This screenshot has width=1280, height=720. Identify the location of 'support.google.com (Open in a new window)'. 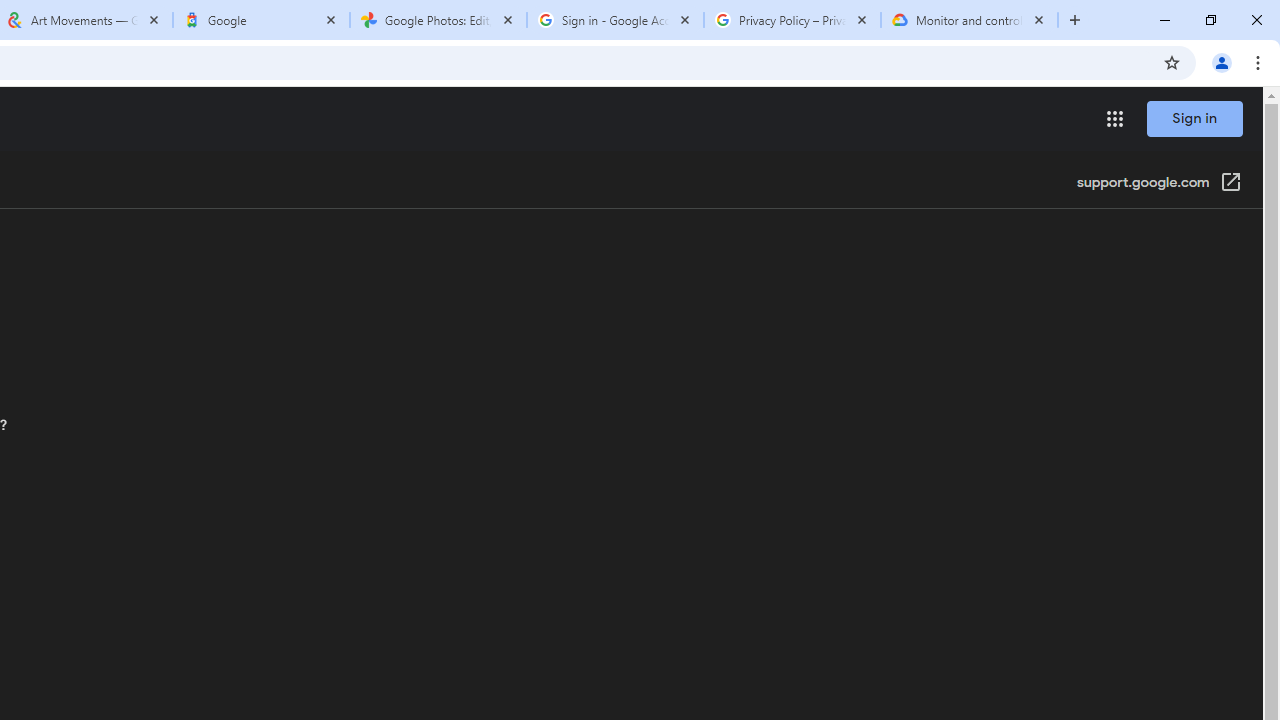
(1159, 183).